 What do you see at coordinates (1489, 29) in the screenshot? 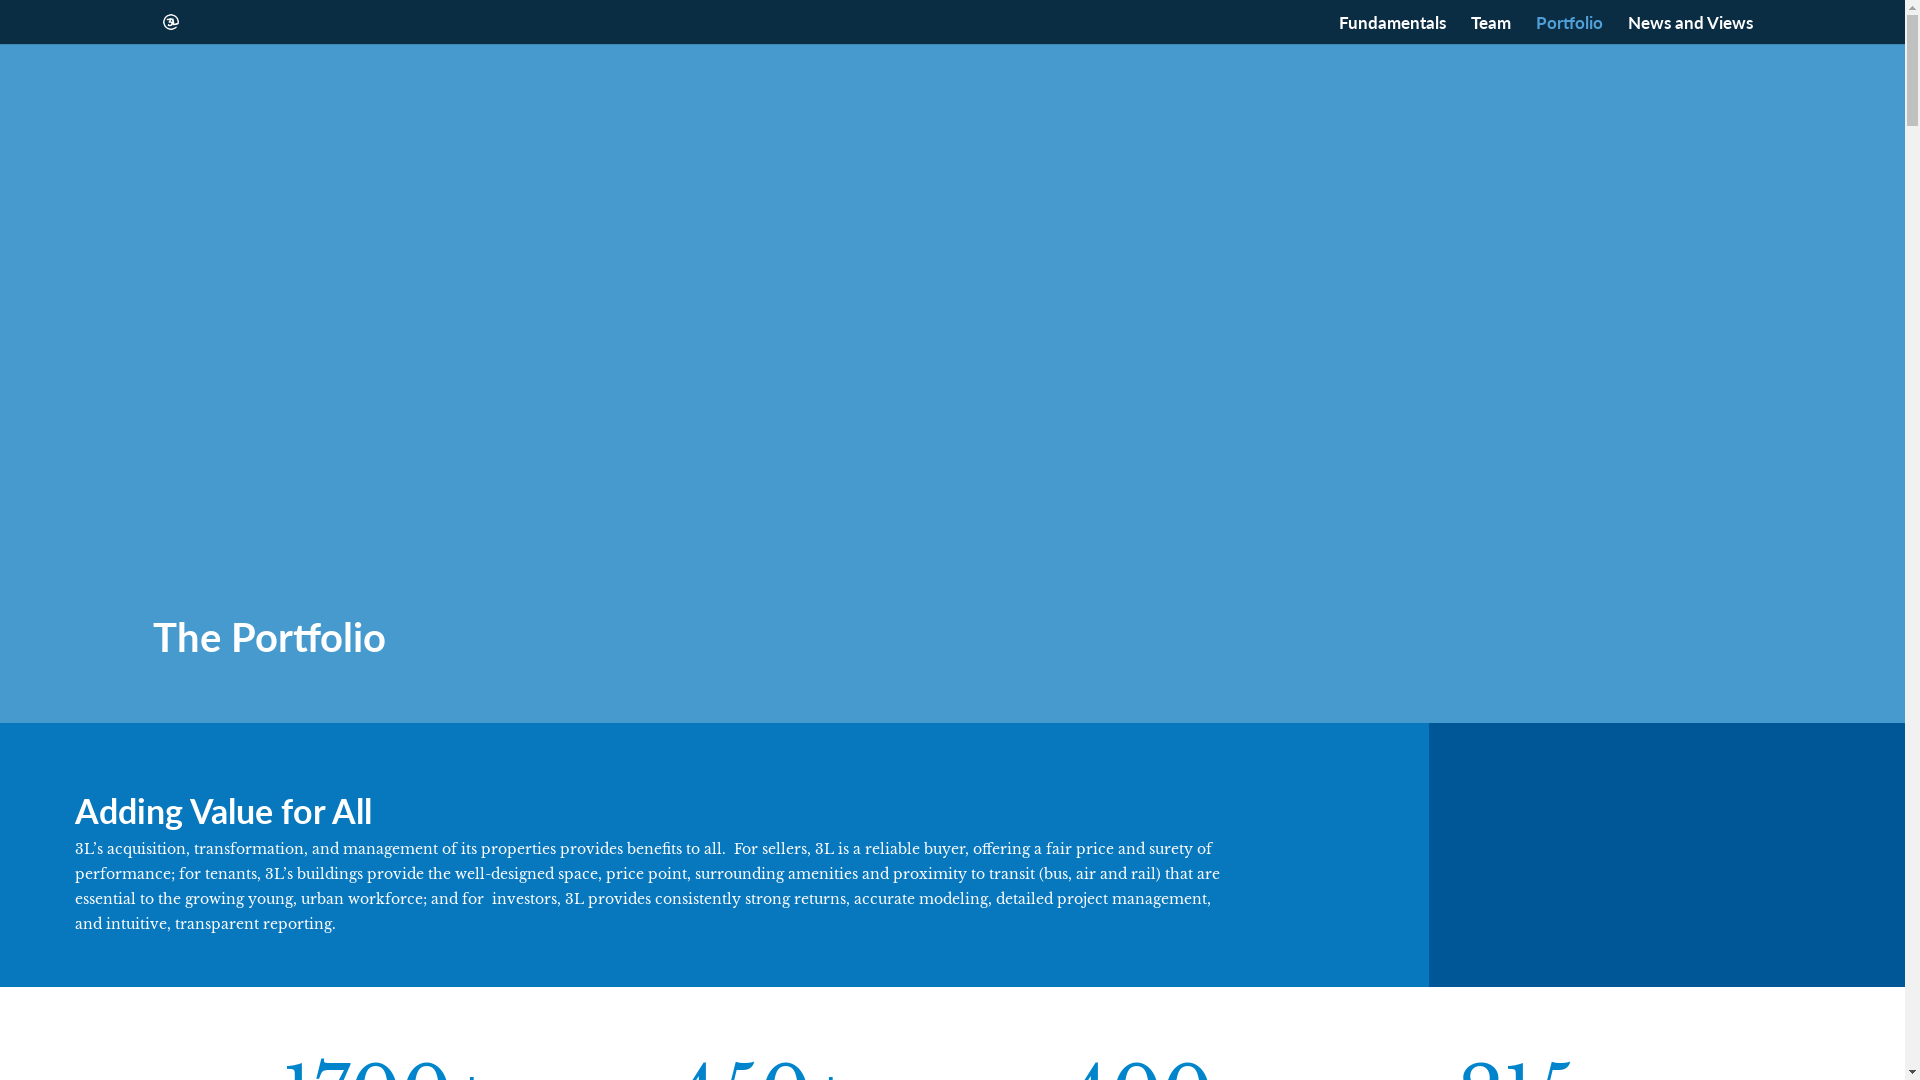
I see `'Team'` at bounding box center [1489, 29].